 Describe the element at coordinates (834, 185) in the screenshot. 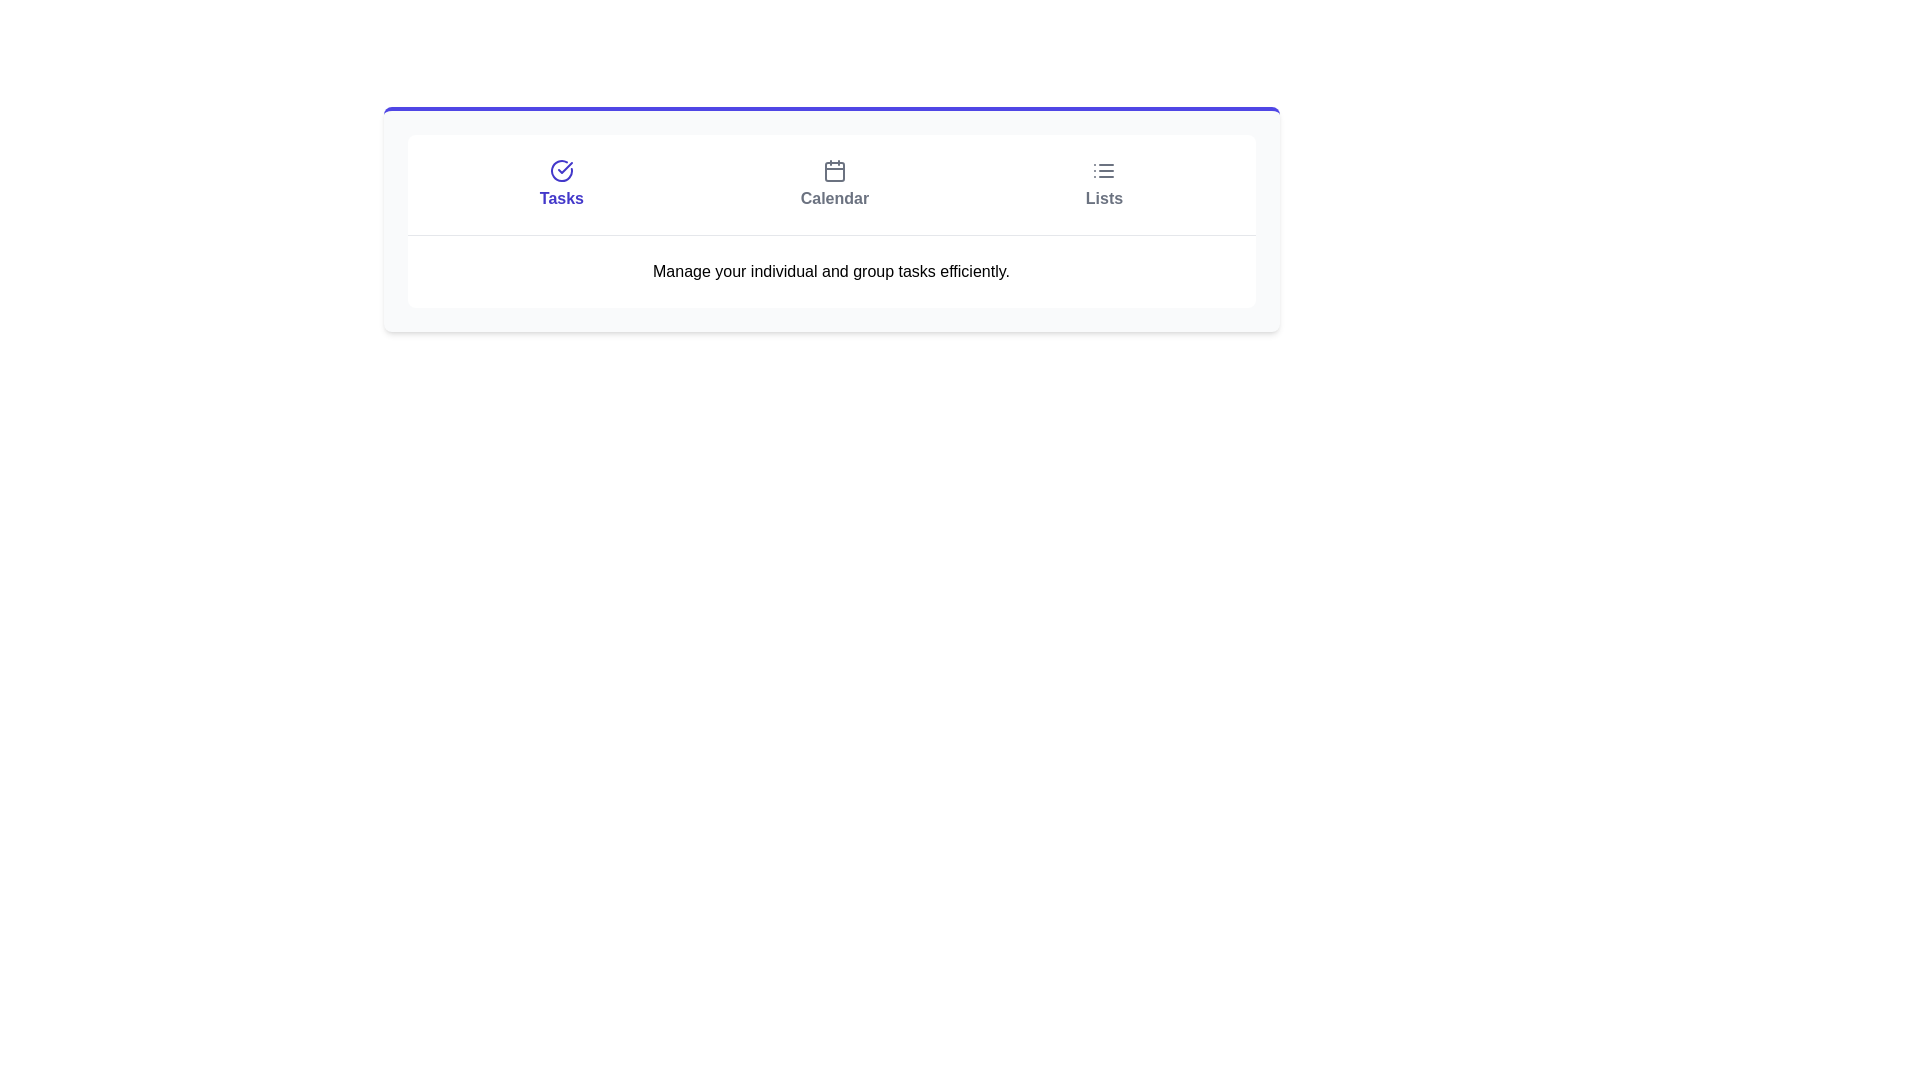

I see `the central navigational button that directs to the calendar page, positioned between 'Tasks' and 'Lists'` at that location.